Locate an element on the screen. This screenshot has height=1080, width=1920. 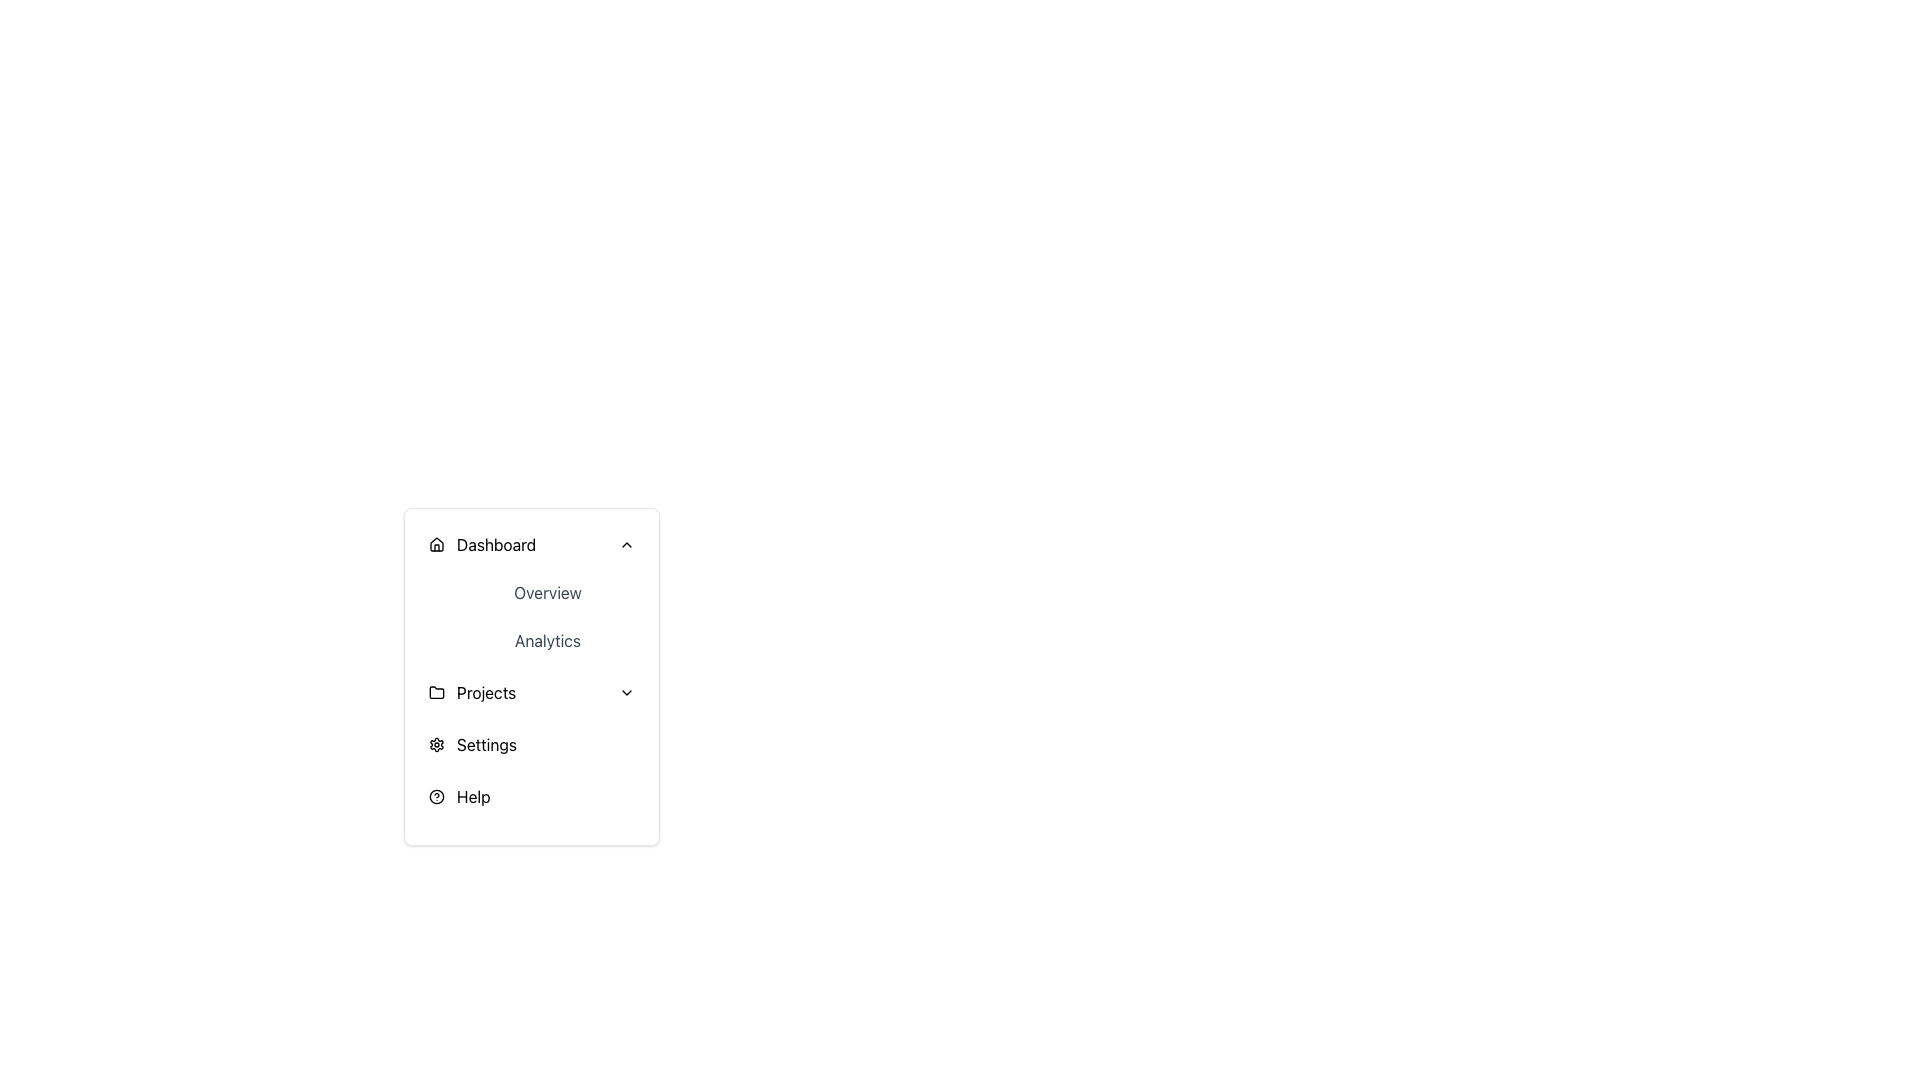
the Text label displaying 'Overview', which is styled with a grey font color and is located below the 'Dashboard' component and above the 'Analytics' text in the 'Dashboard' dropdown menu is located at coordinates (547, 592).